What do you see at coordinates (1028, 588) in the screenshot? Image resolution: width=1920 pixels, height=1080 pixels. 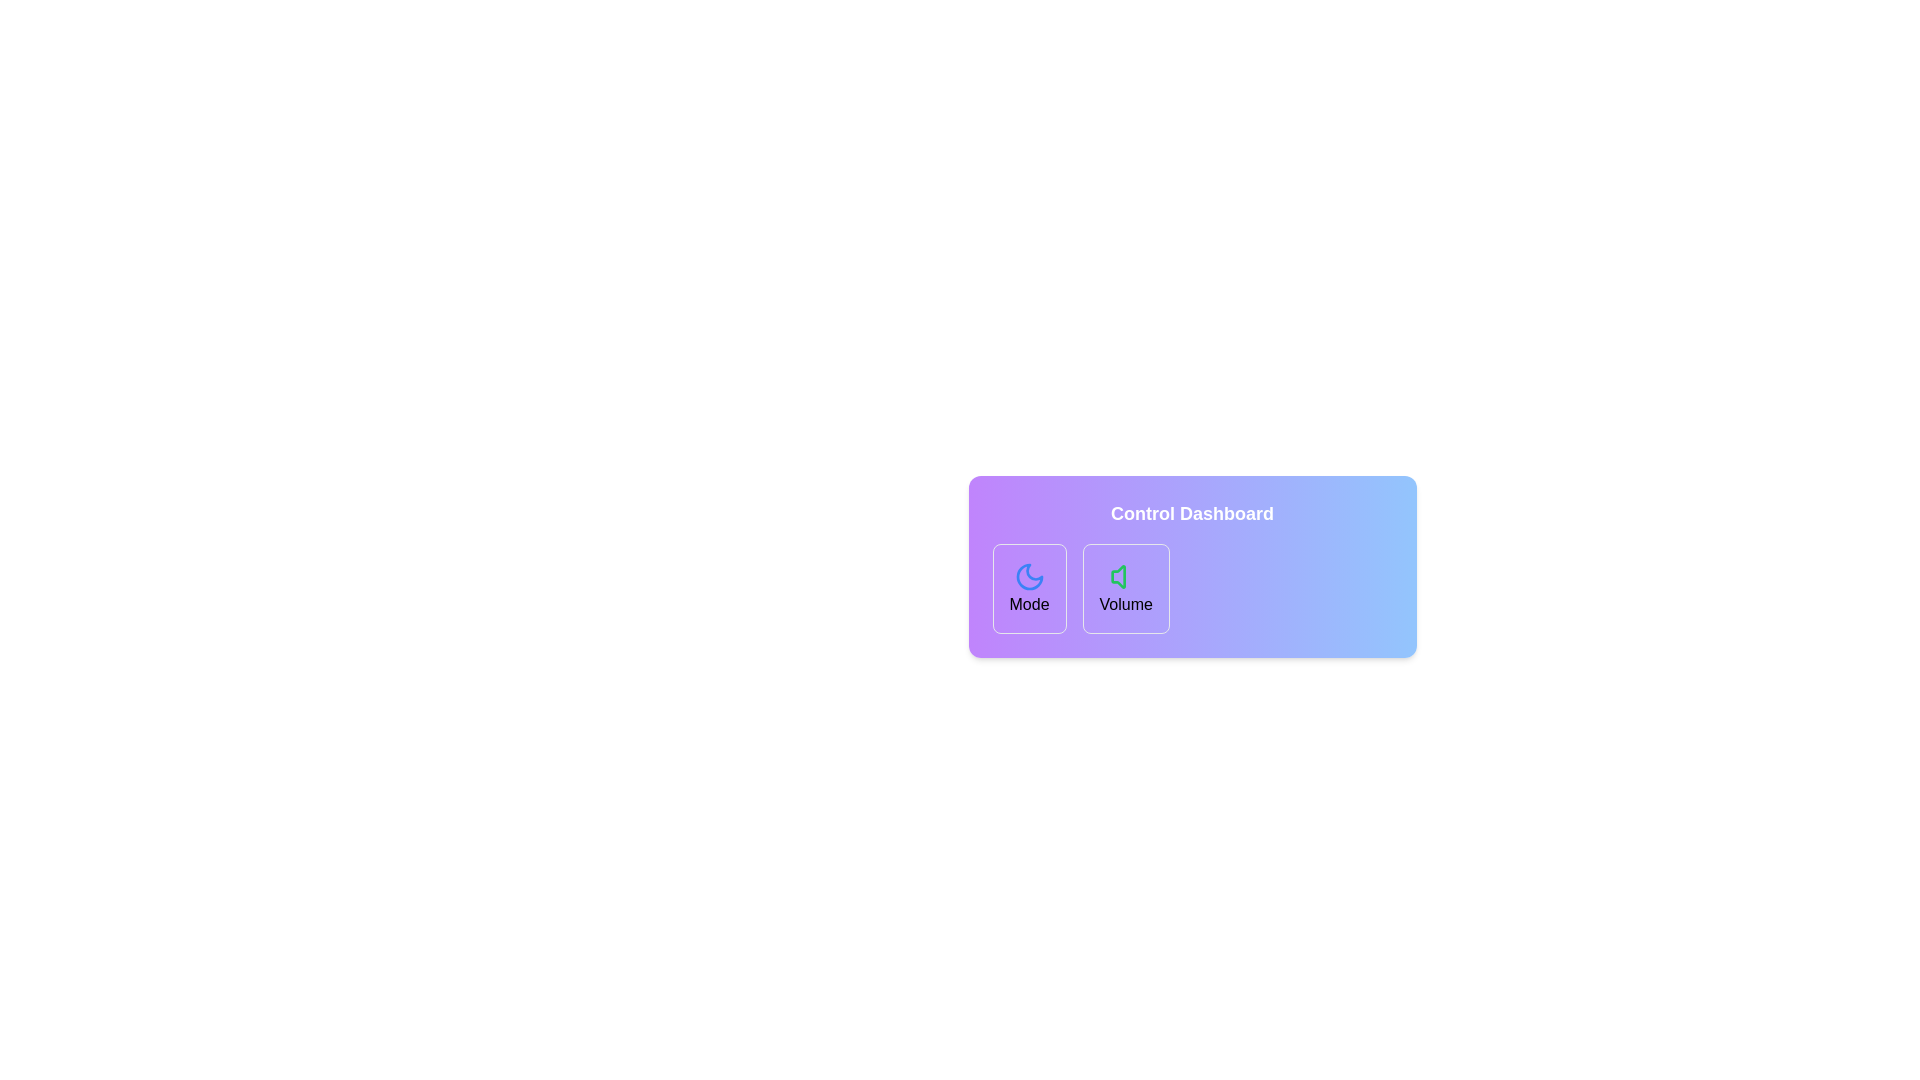 I see `the 'Mode' button to toggle its state` at bounding box center [1028, 588].